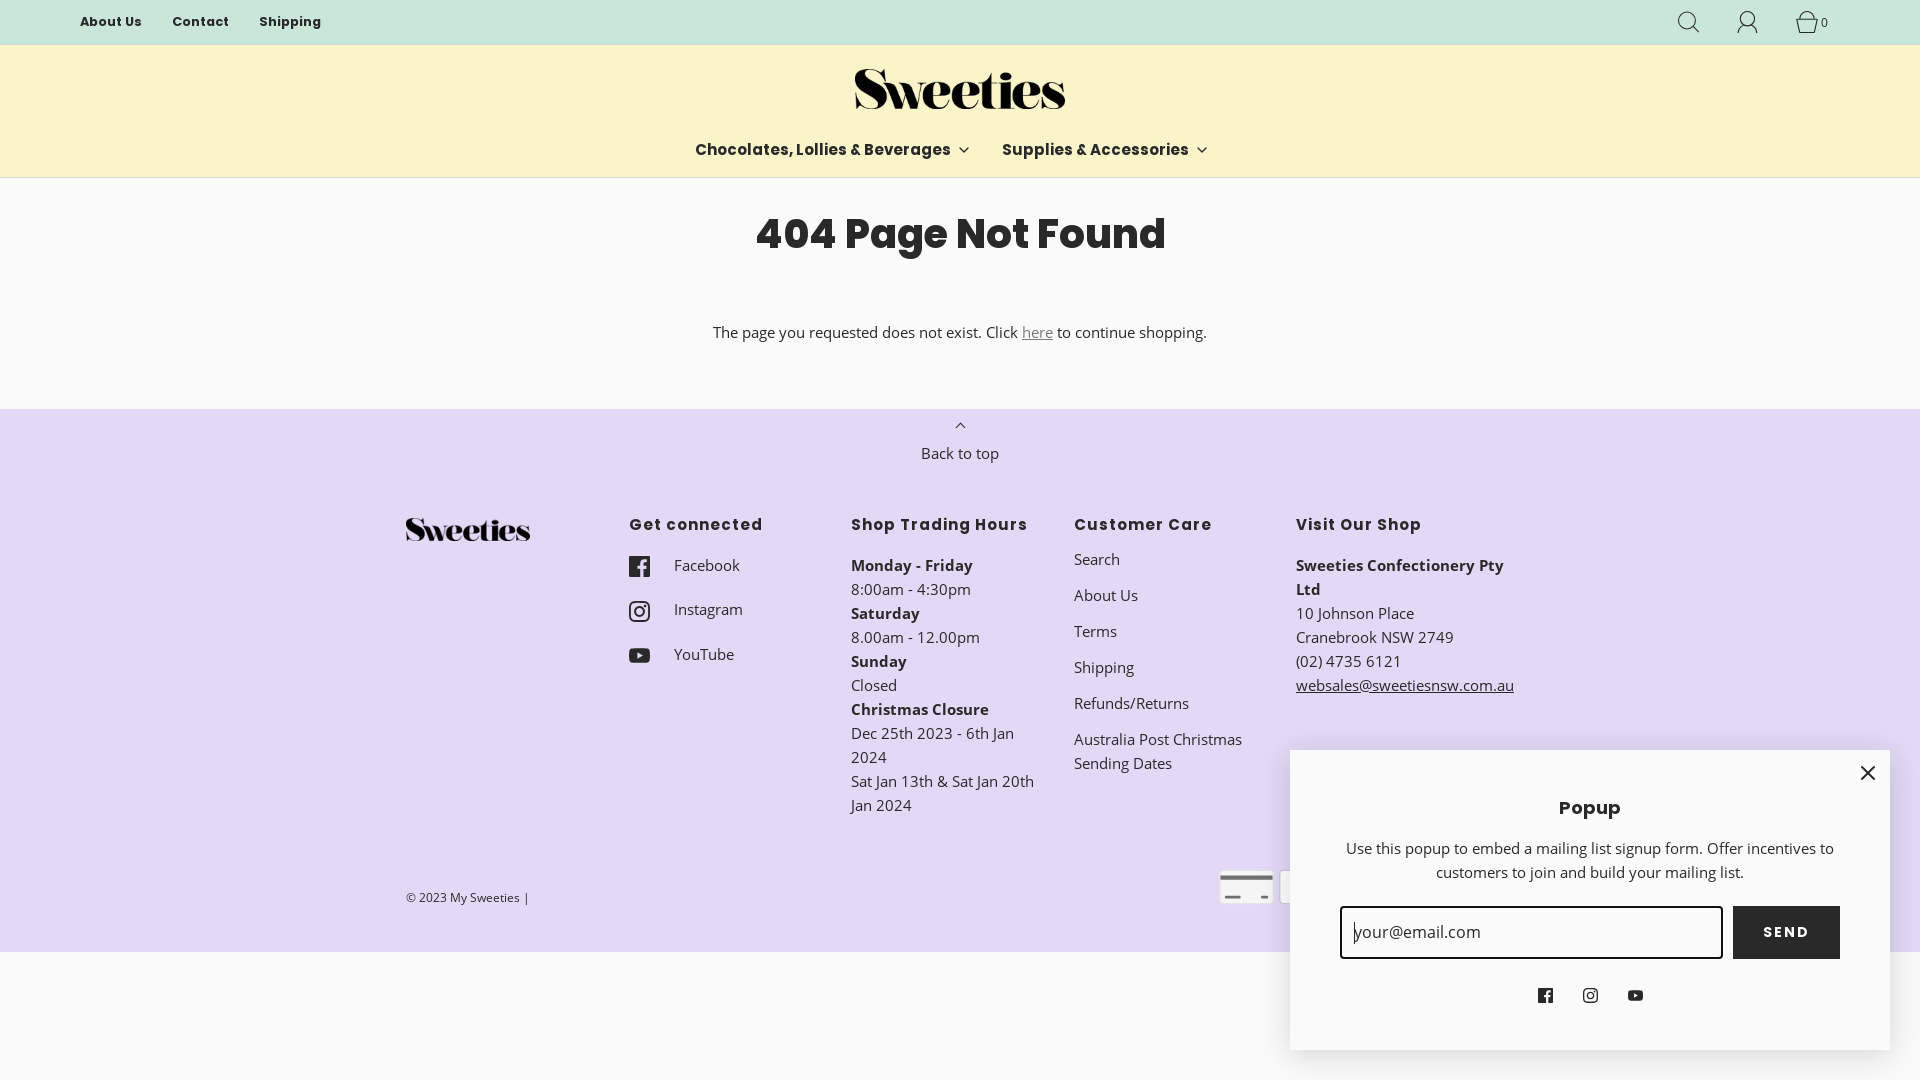 This screenshot has height=1080, width=1920. I want to click on 'Shipping', so click(288, 22).